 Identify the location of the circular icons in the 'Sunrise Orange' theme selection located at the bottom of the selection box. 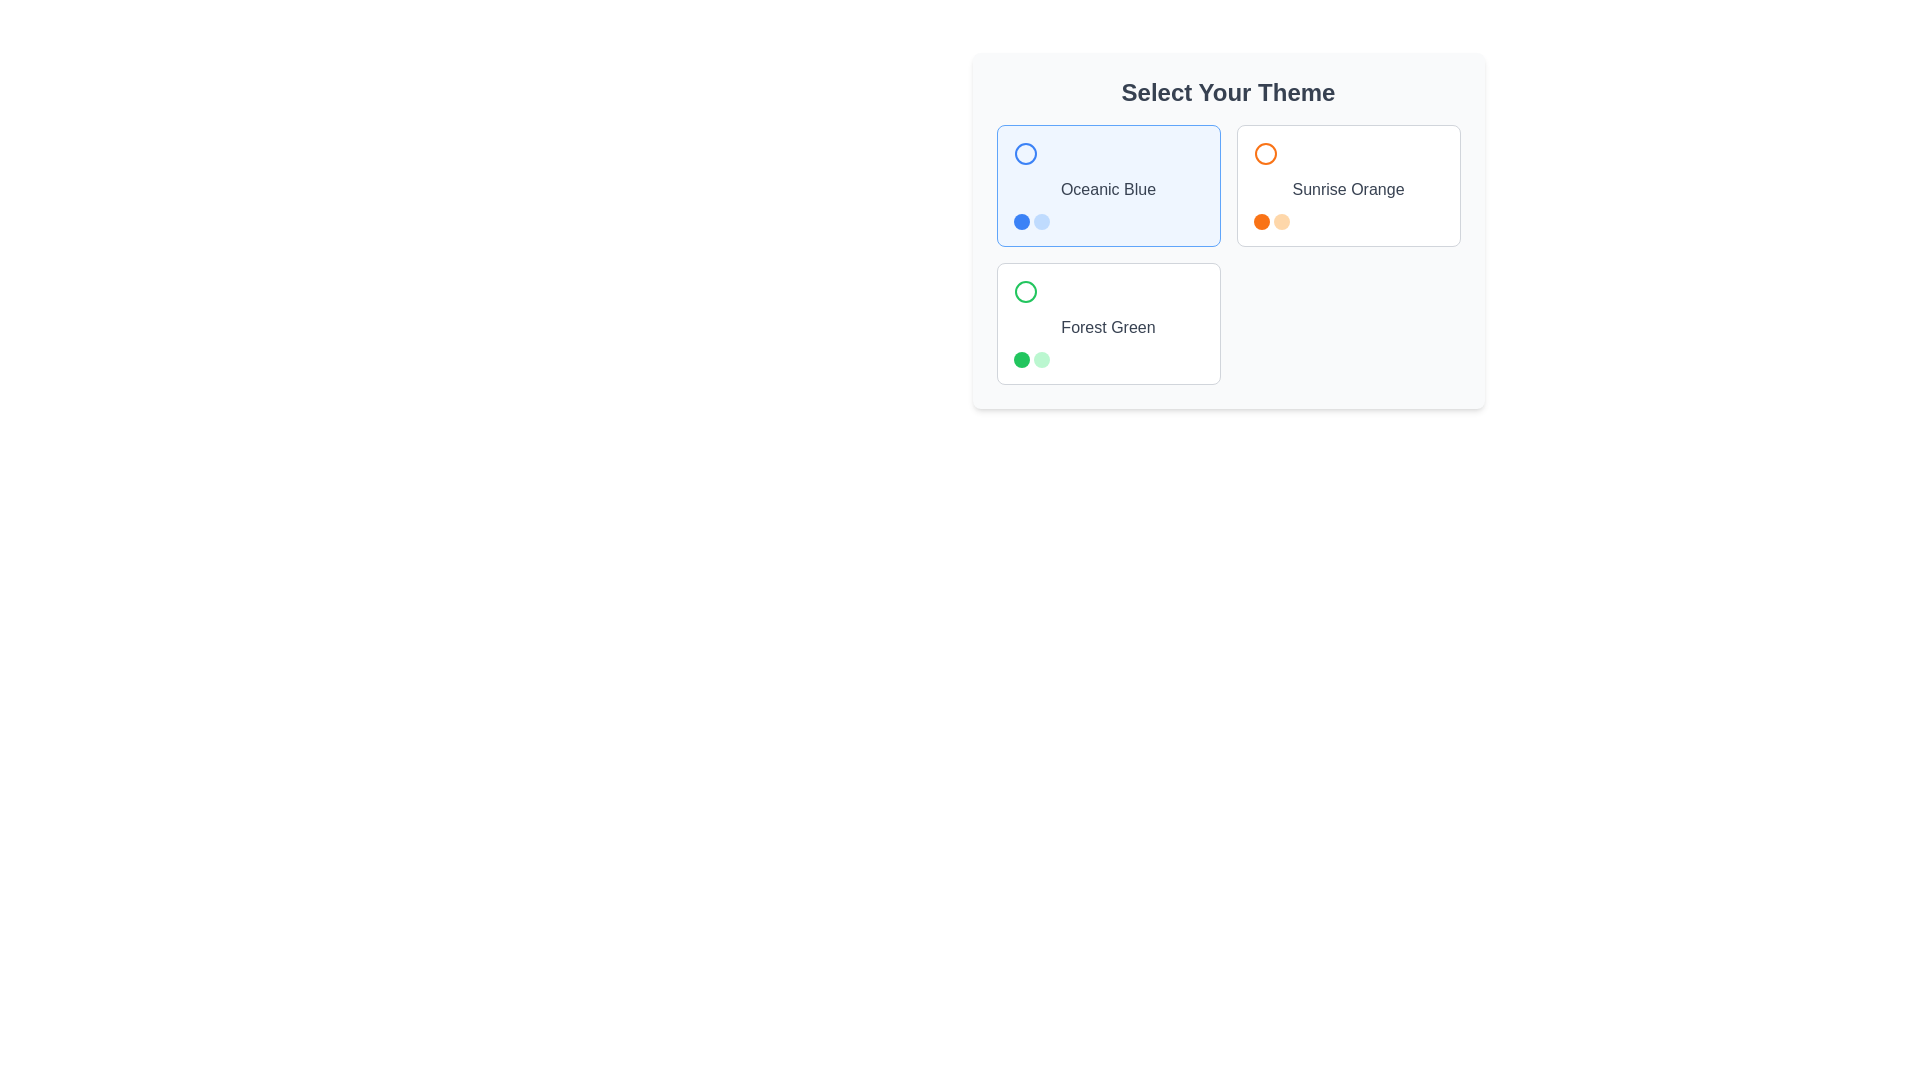
(1348, 222).